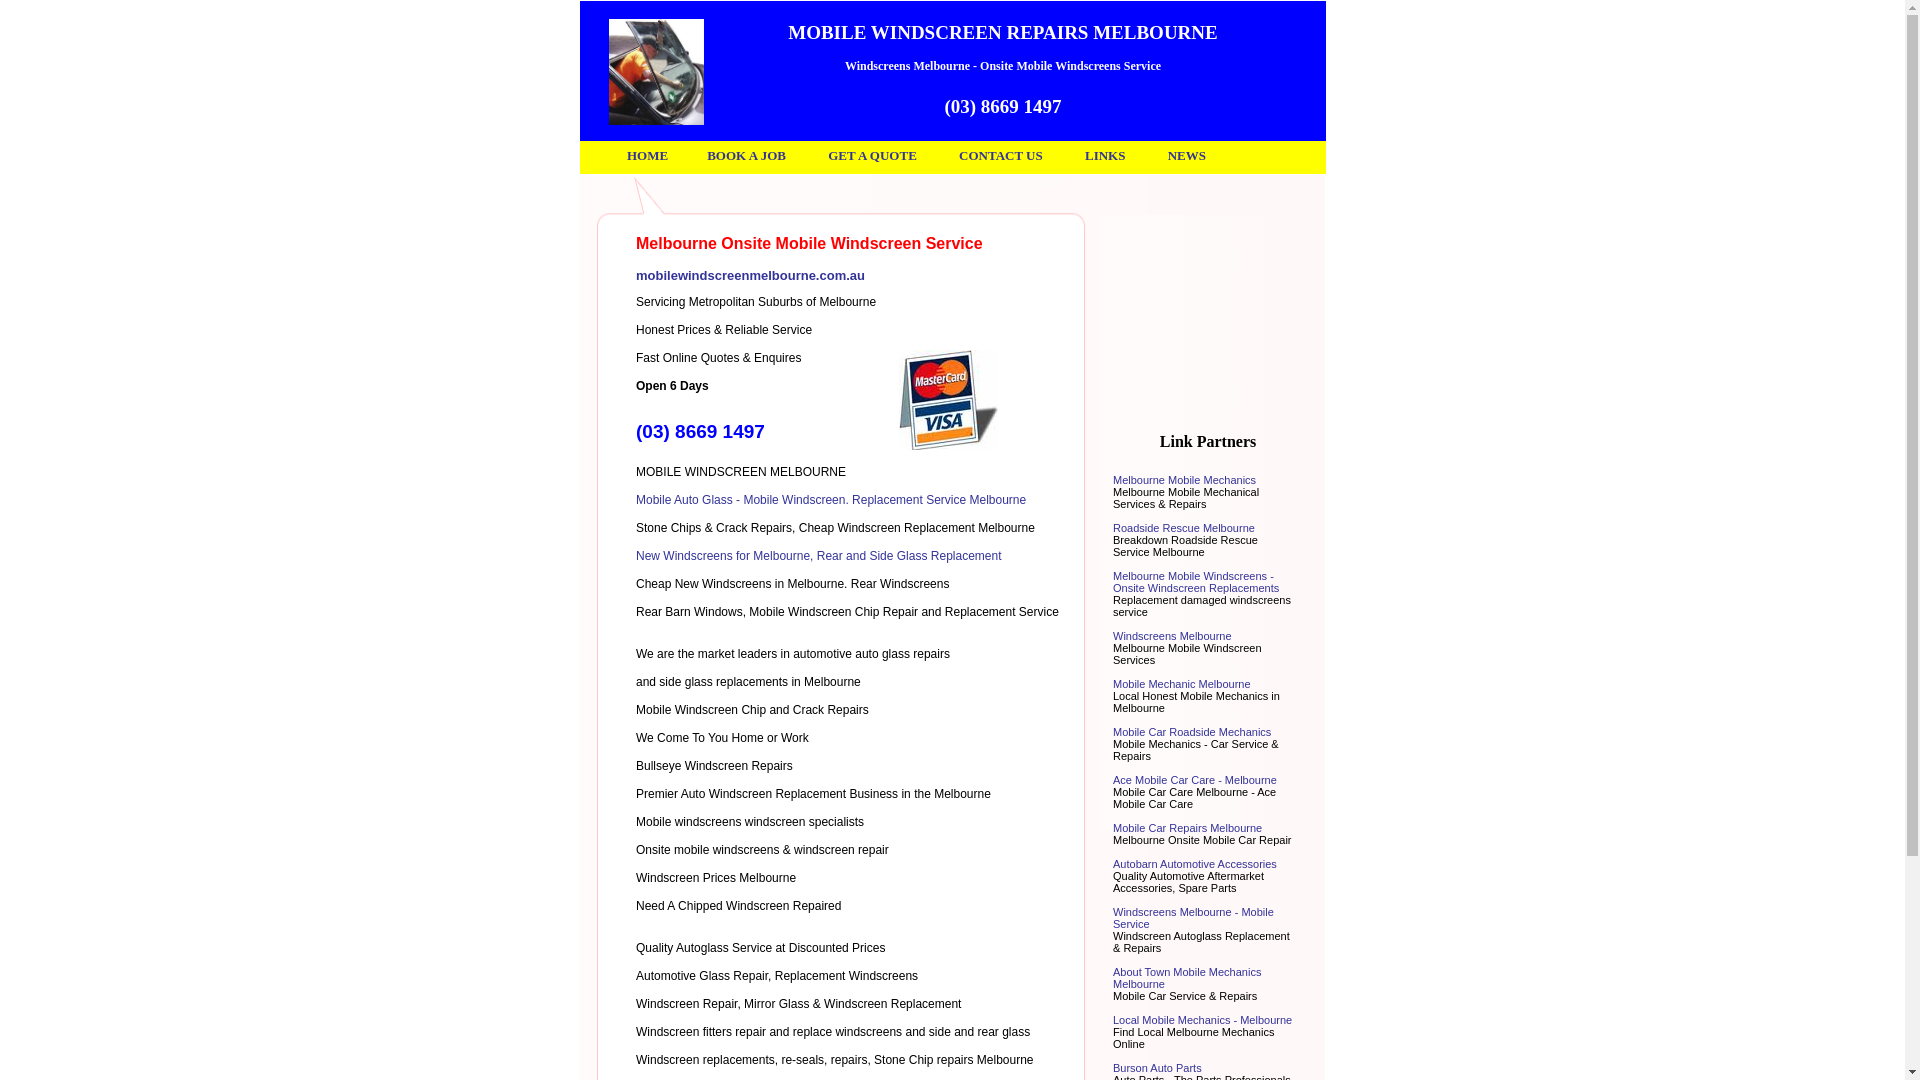  Describe the element at coordinates (1186, 154) in the screenshot. I see `'NEWS'` at that location.